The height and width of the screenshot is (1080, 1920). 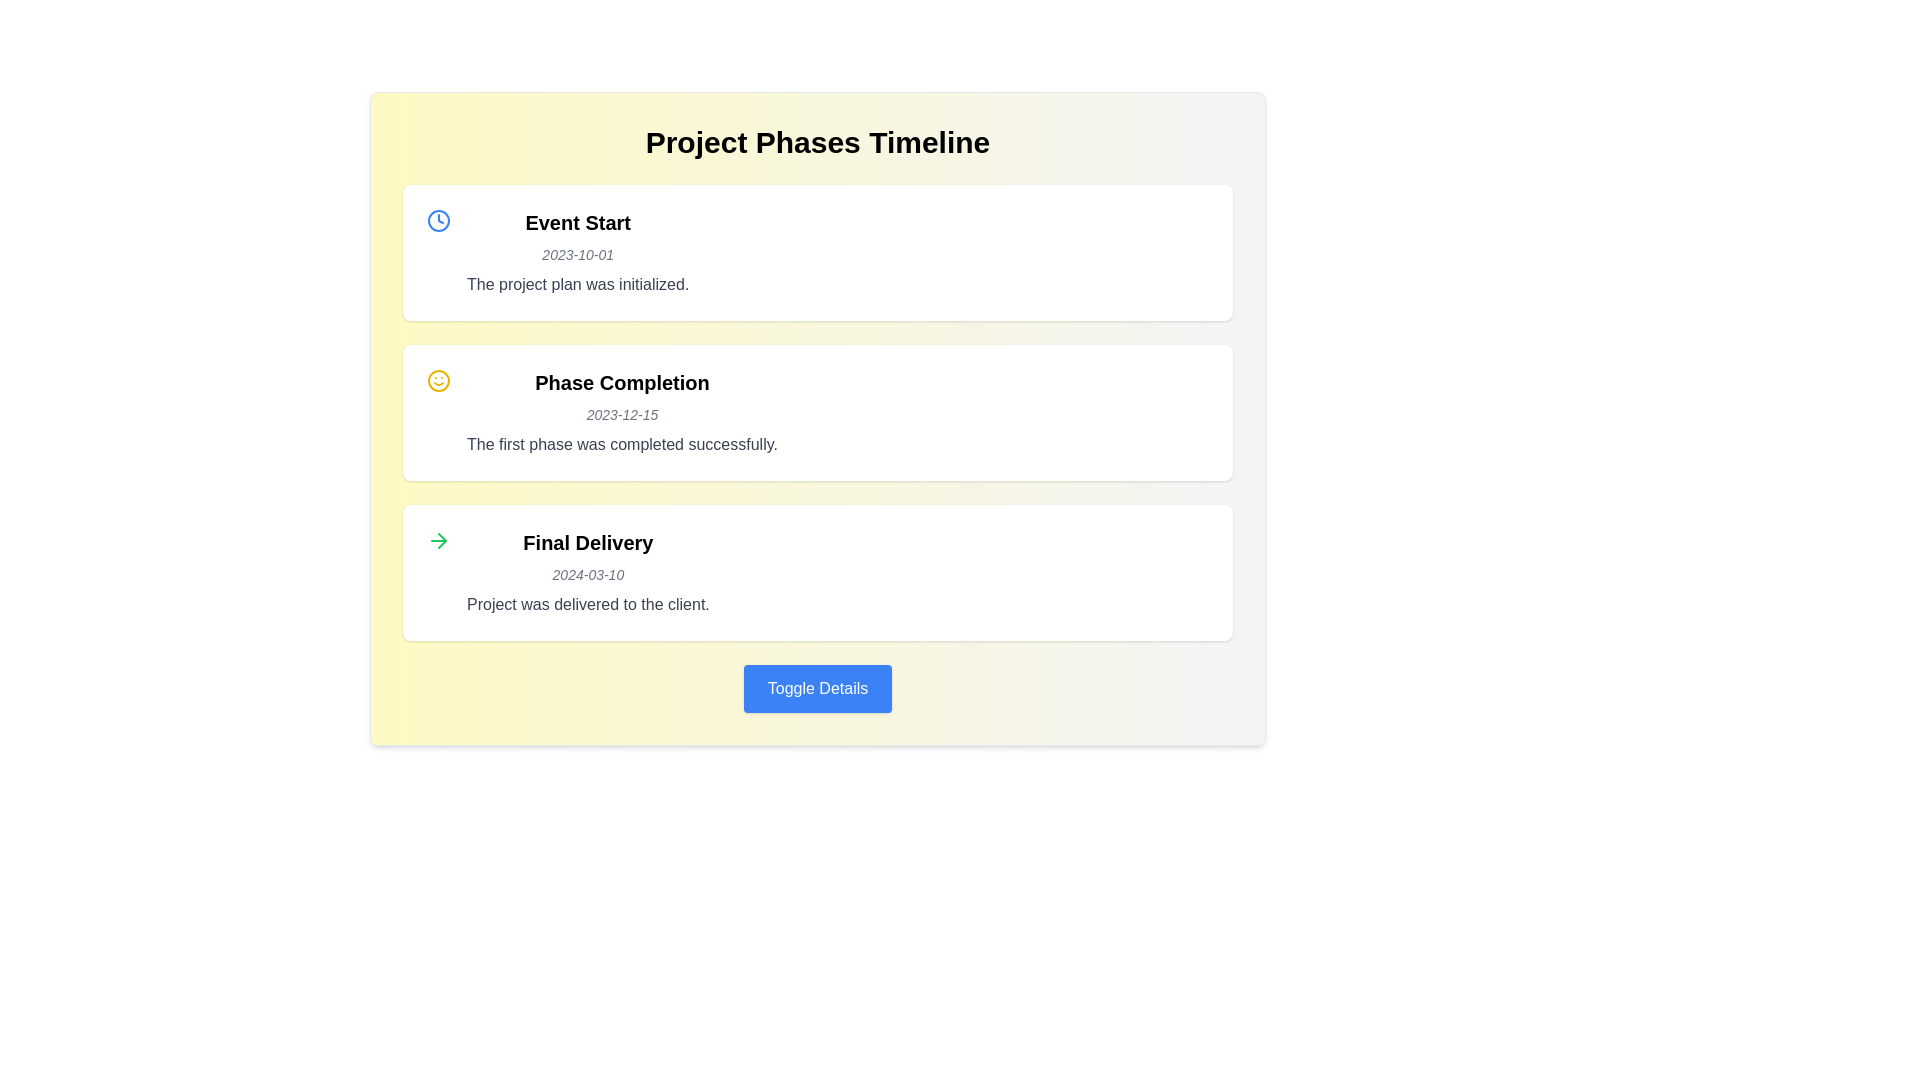 What do you see at coordinates (587, 574) in the screenshot?
I see `the date label '2024-03-10', displayed in a smaller, italic gray font, located in the third timeline event box under 'Final Delivery'` at bounding box center [587, 574].